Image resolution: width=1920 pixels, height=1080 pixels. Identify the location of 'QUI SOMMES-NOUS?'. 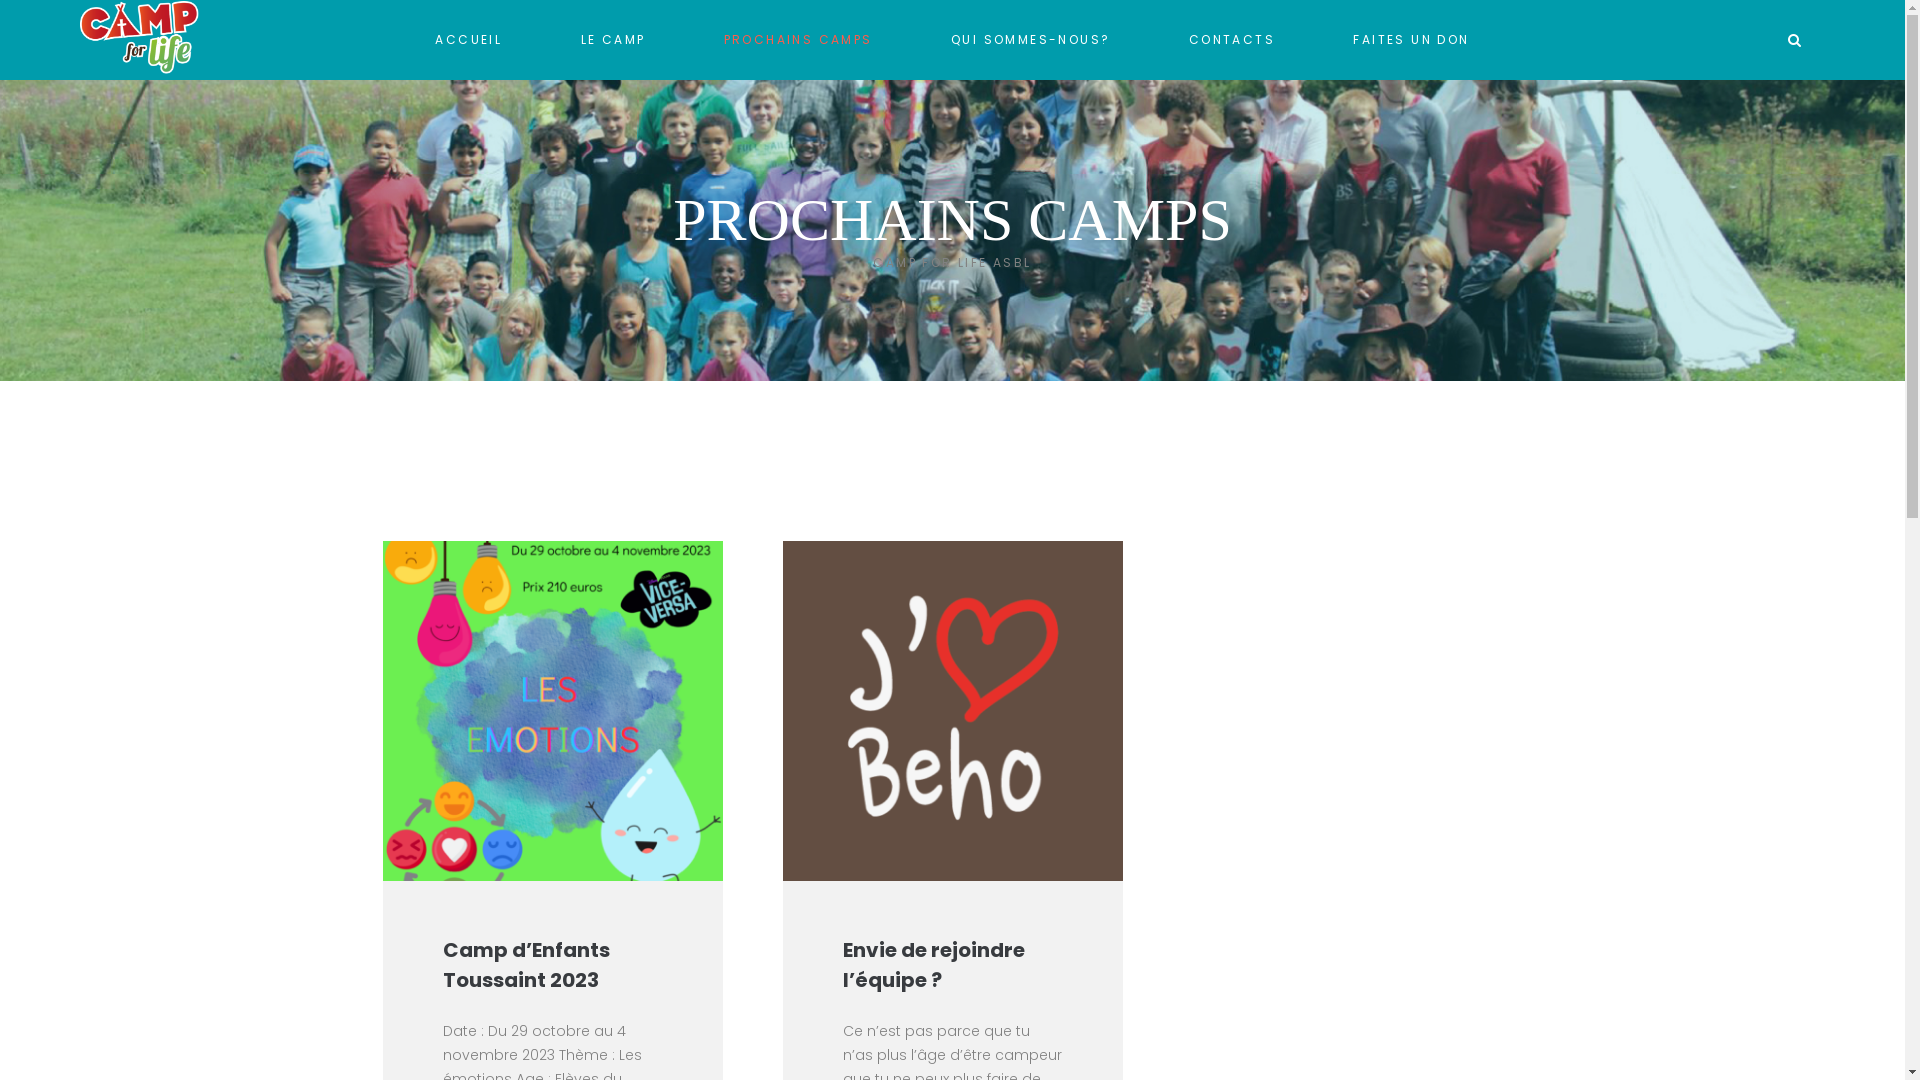
(1030, 39).